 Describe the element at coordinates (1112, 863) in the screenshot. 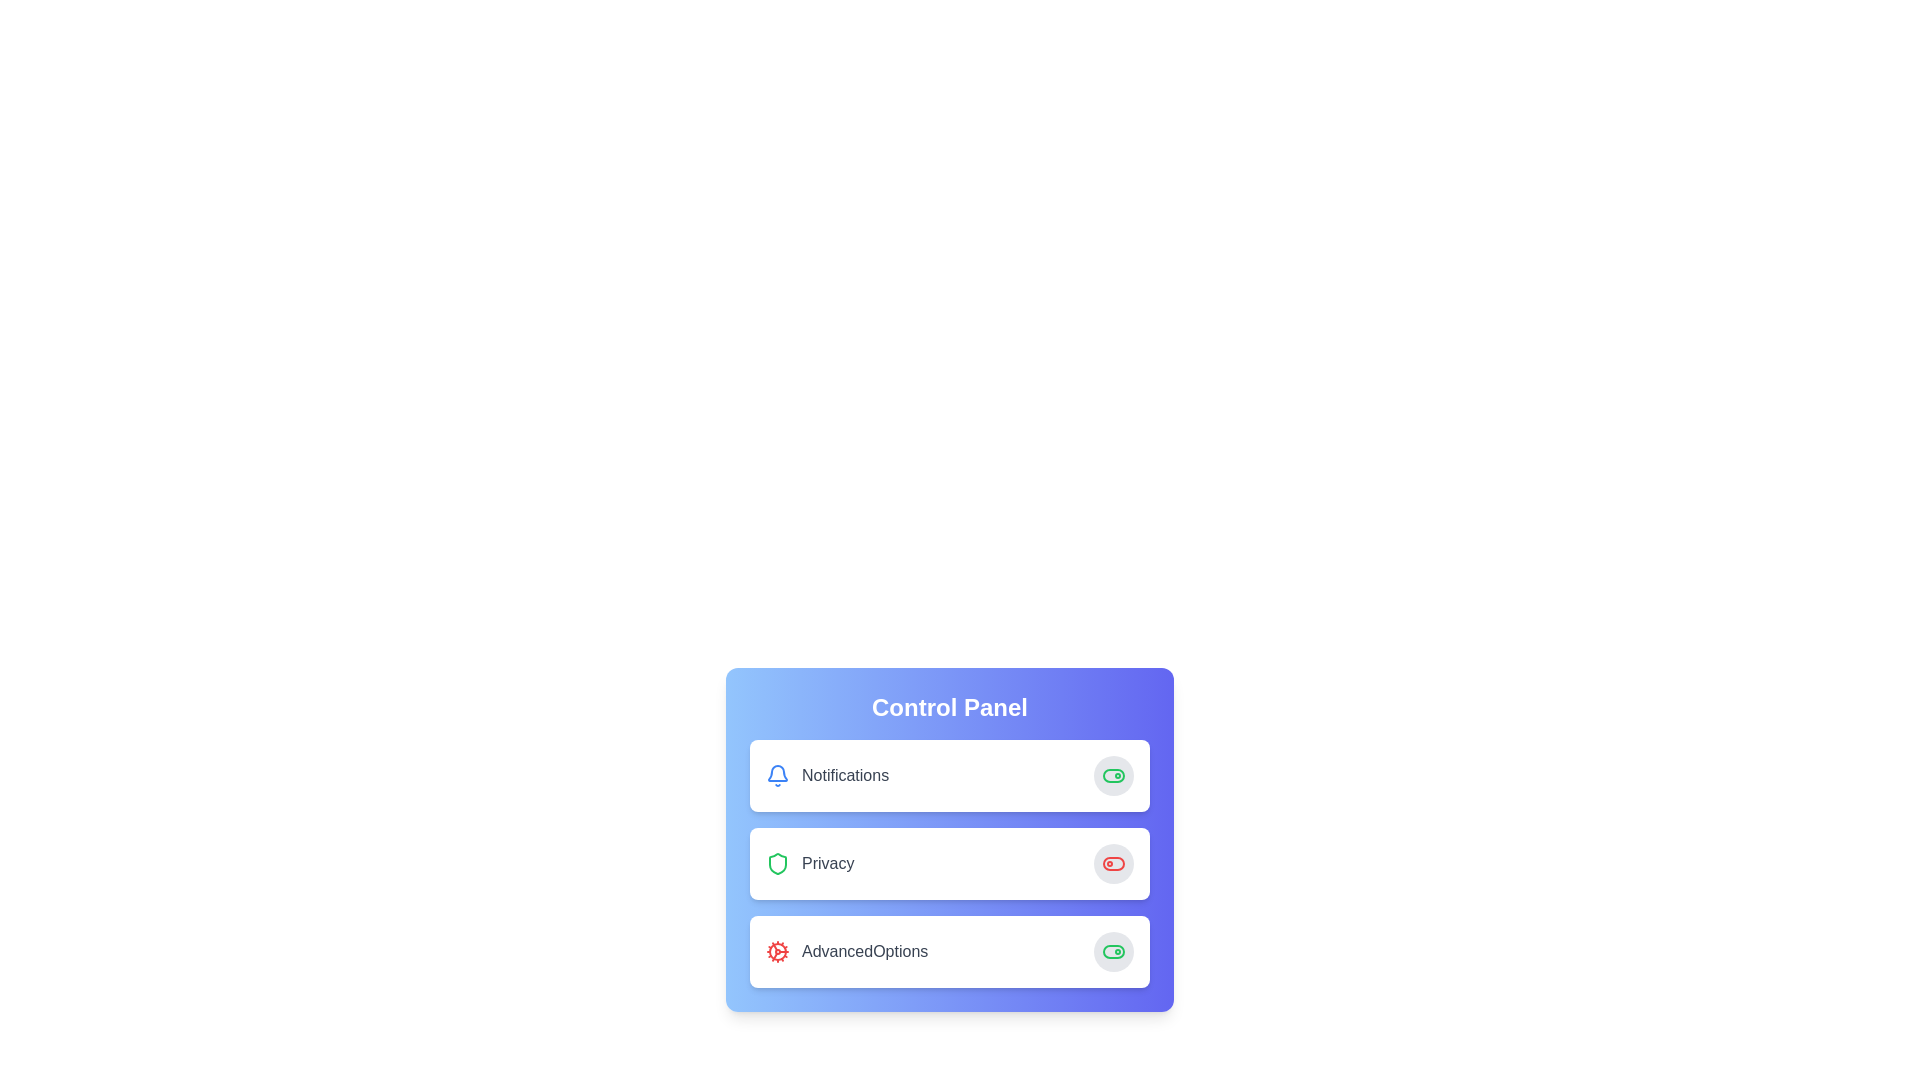

I see `the left side of the toggle button for the 'Privacy' setting in the Control Panel interface` at that location.